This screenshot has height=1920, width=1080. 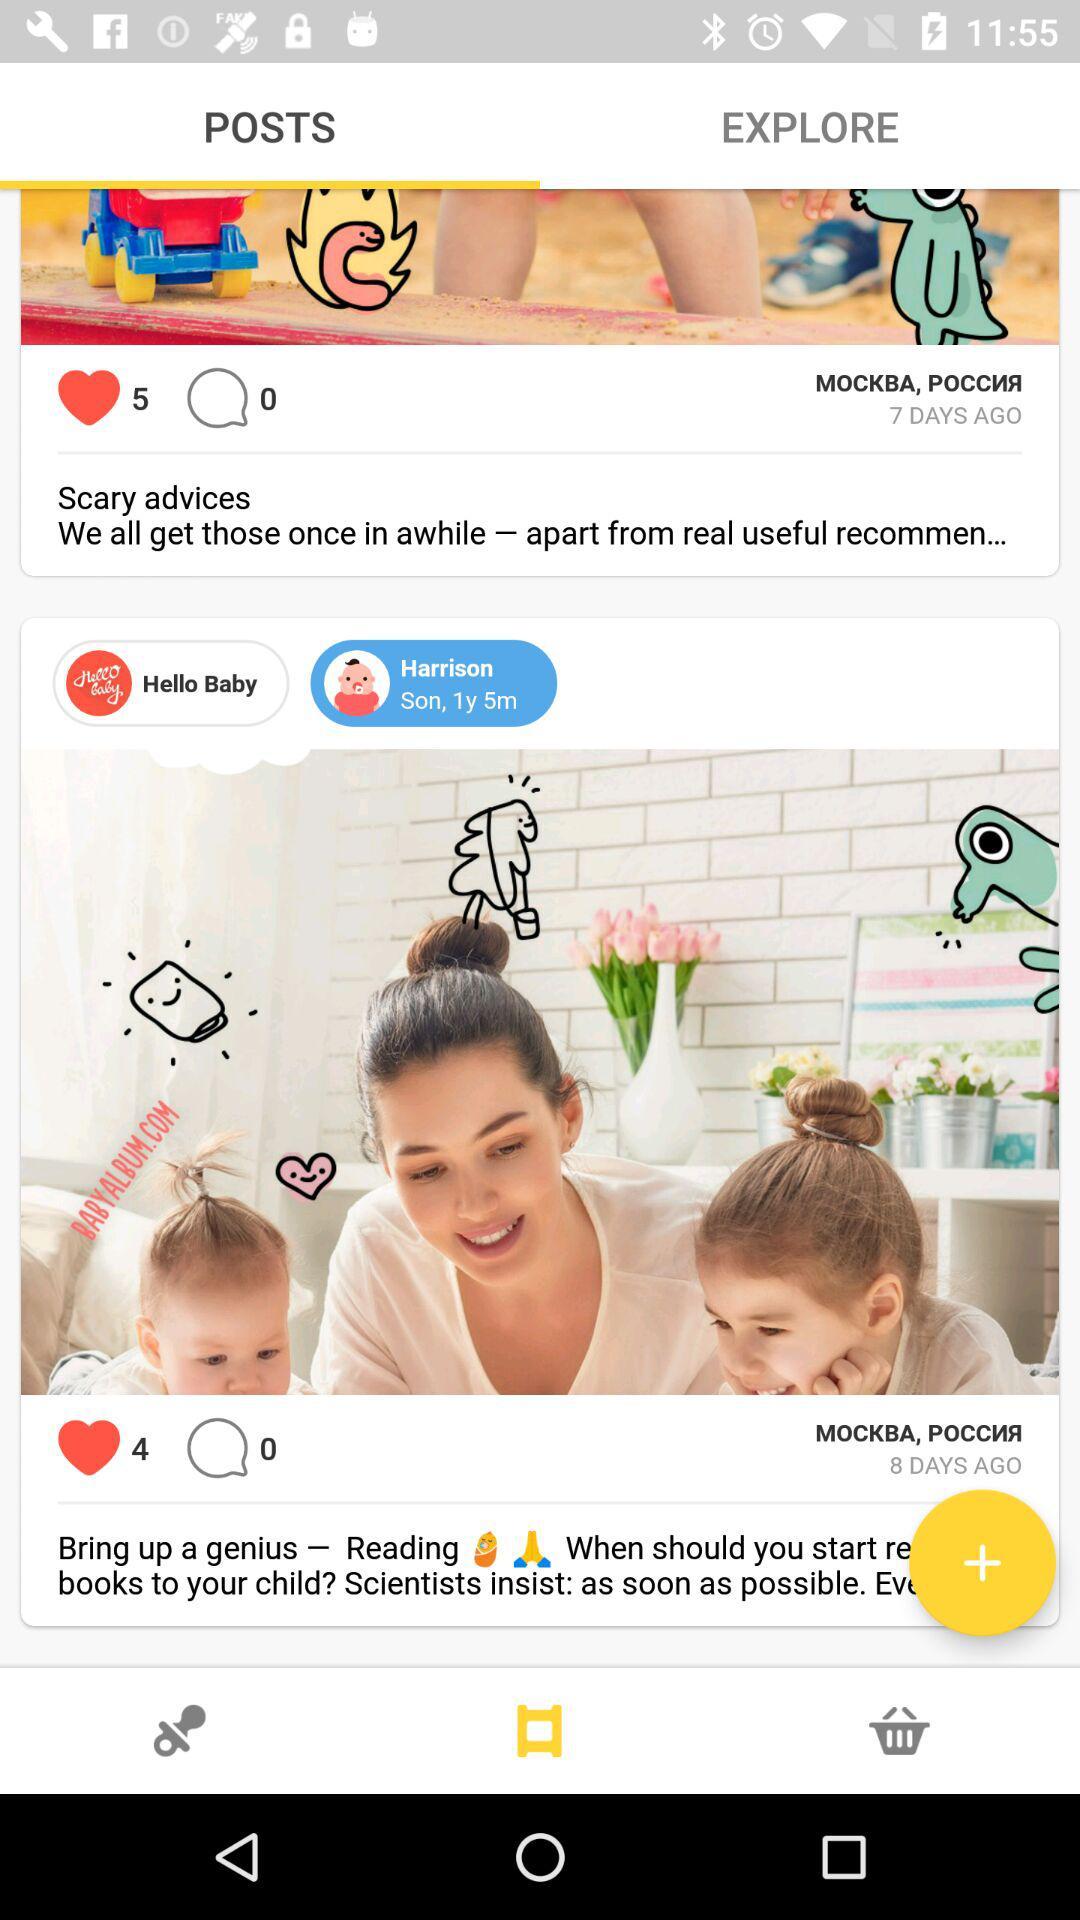 I want to click on command, so click(x=217, y=1448).